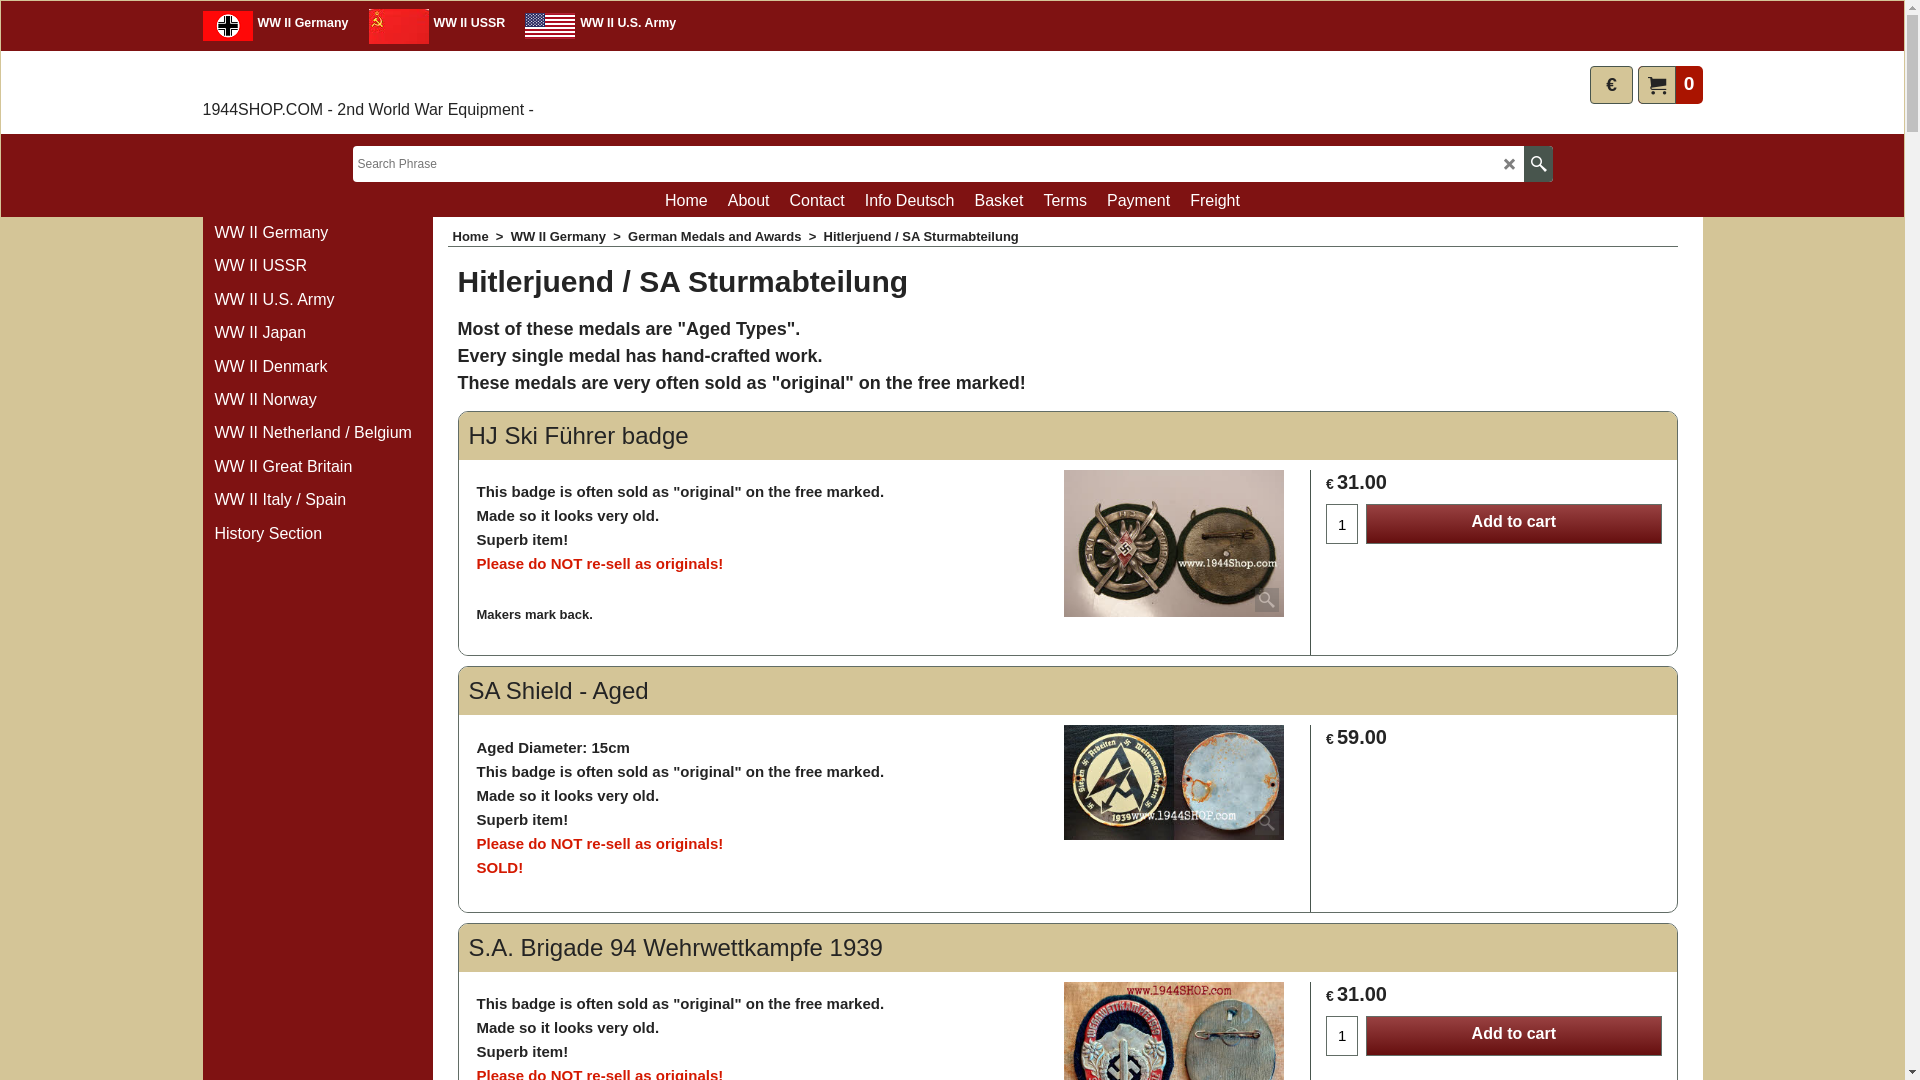 This screenshot has height=1080, width=1920. I want to click on 'Freight', so click(1213, 200).